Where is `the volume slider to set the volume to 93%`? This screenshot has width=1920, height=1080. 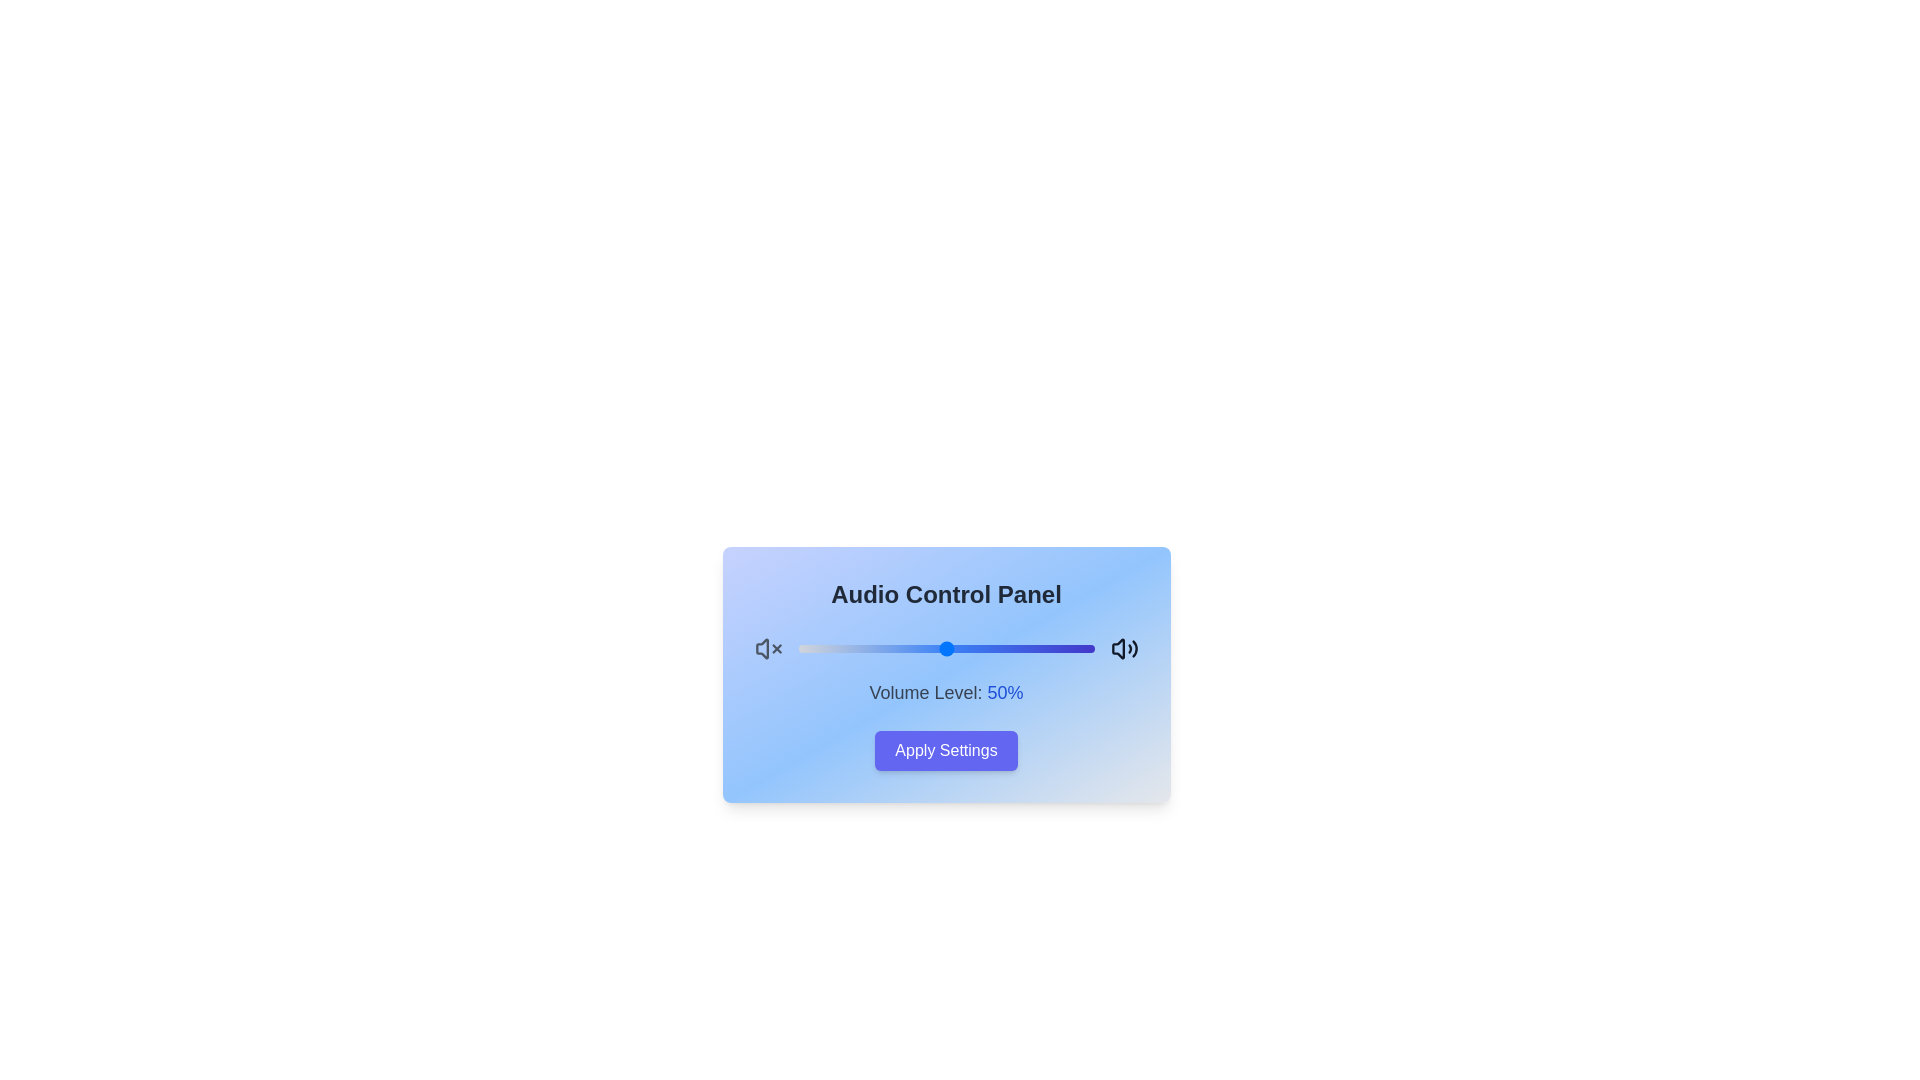
the volume slider to set the volume to 93% is located at coordinates (1072, 648).